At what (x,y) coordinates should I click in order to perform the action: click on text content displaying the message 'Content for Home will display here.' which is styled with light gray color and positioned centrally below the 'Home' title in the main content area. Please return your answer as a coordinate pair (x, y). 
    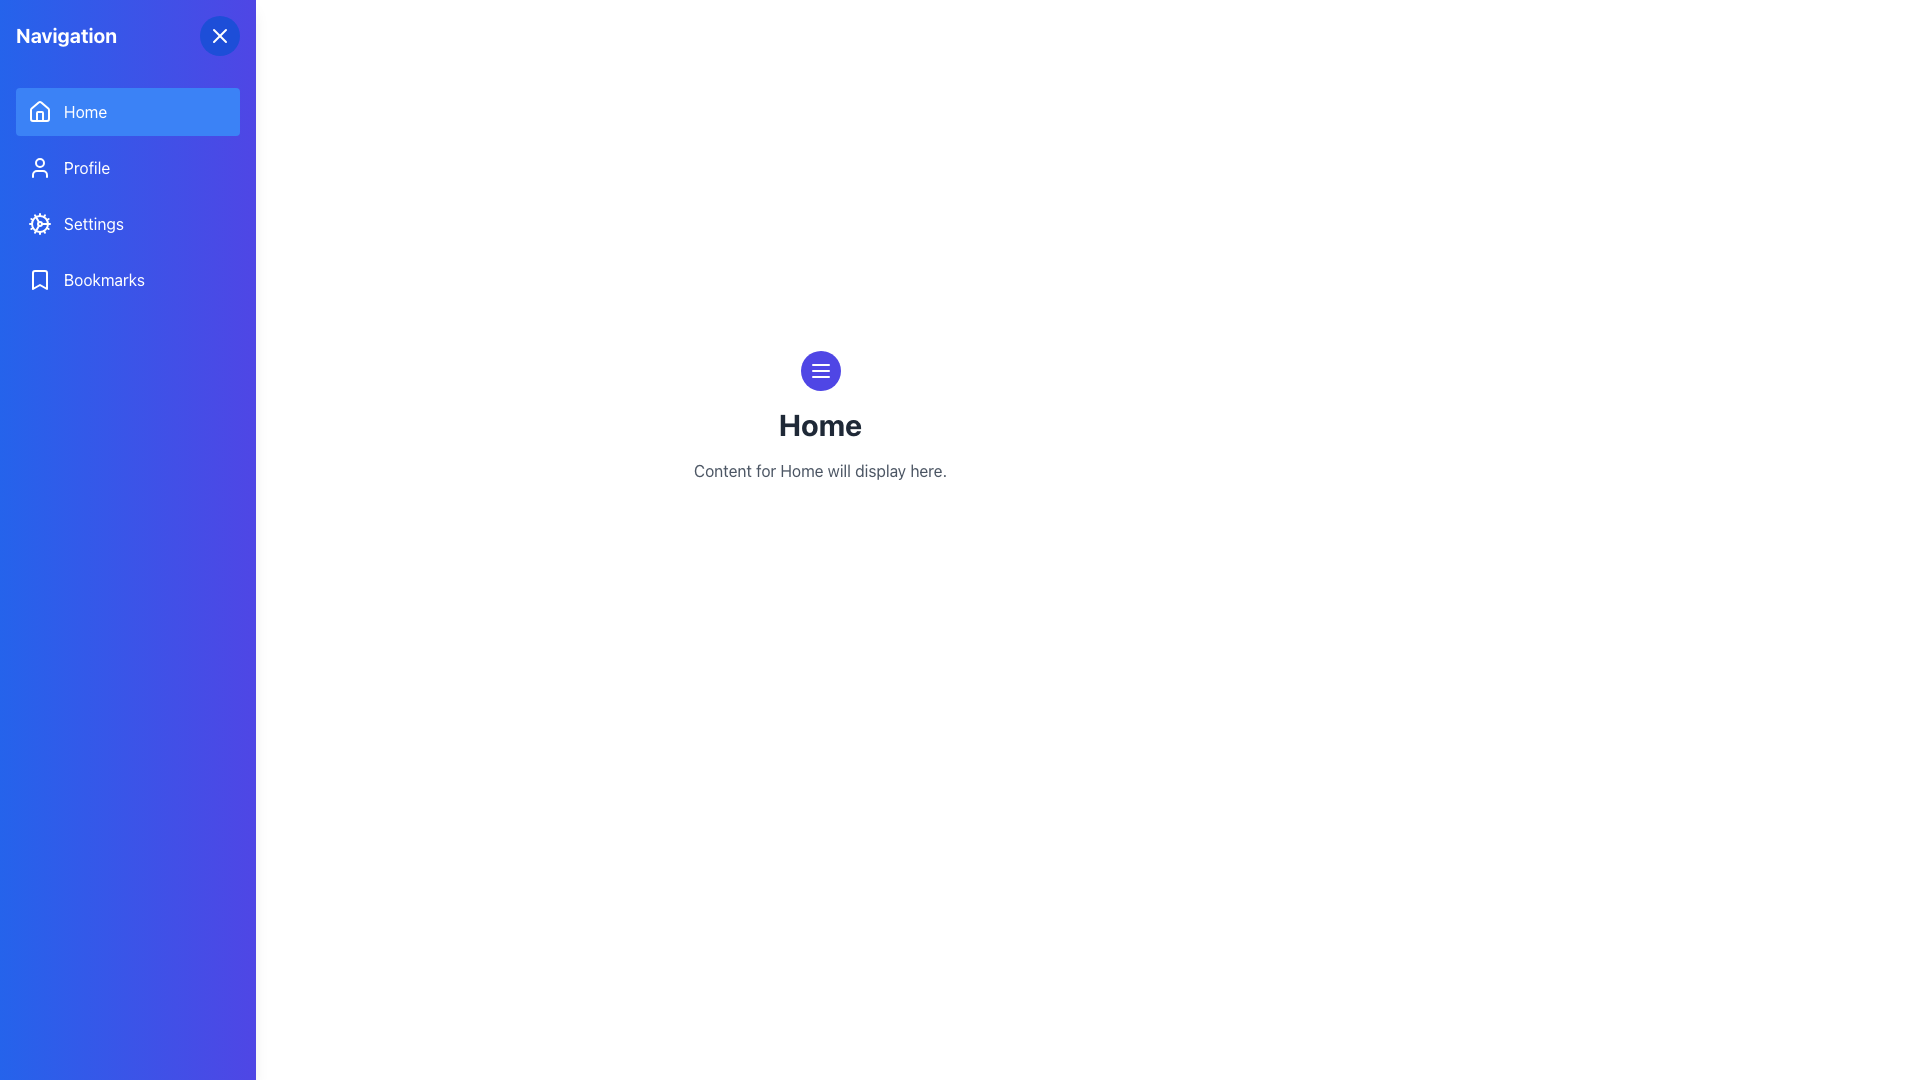
    Looking at the image, I should click on (820, 470).